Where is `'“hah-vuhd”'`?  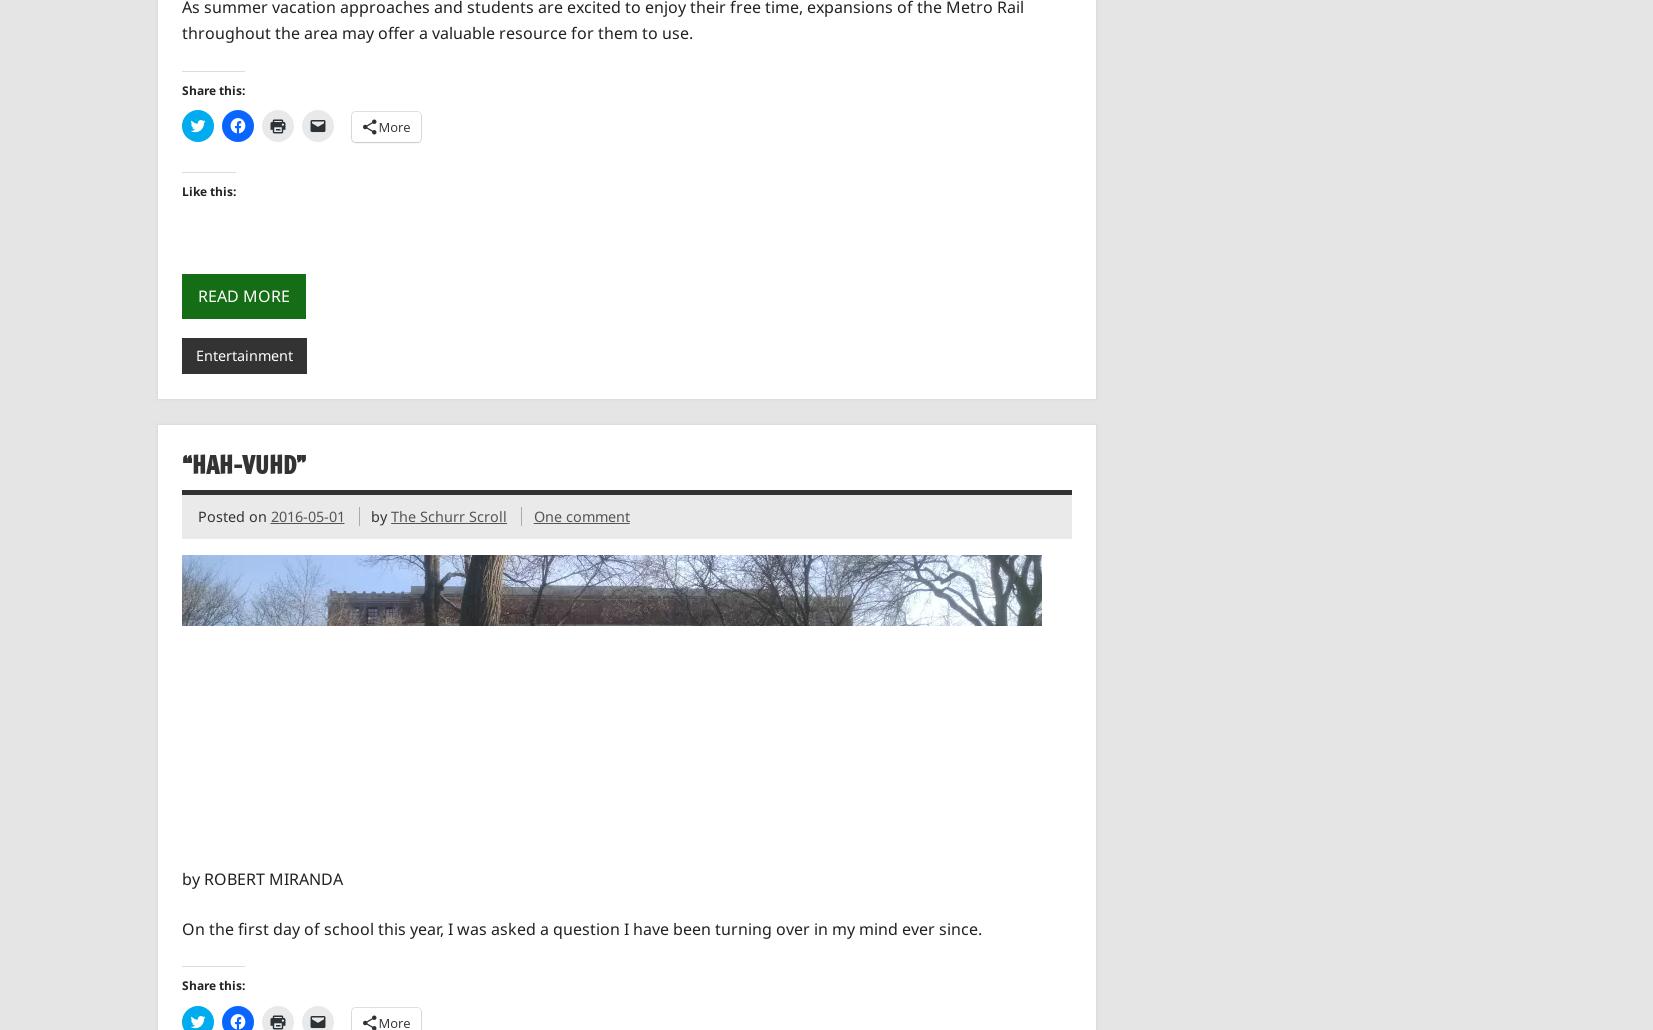 '“hah-vuhd”' is located at coordinates (180, 463).